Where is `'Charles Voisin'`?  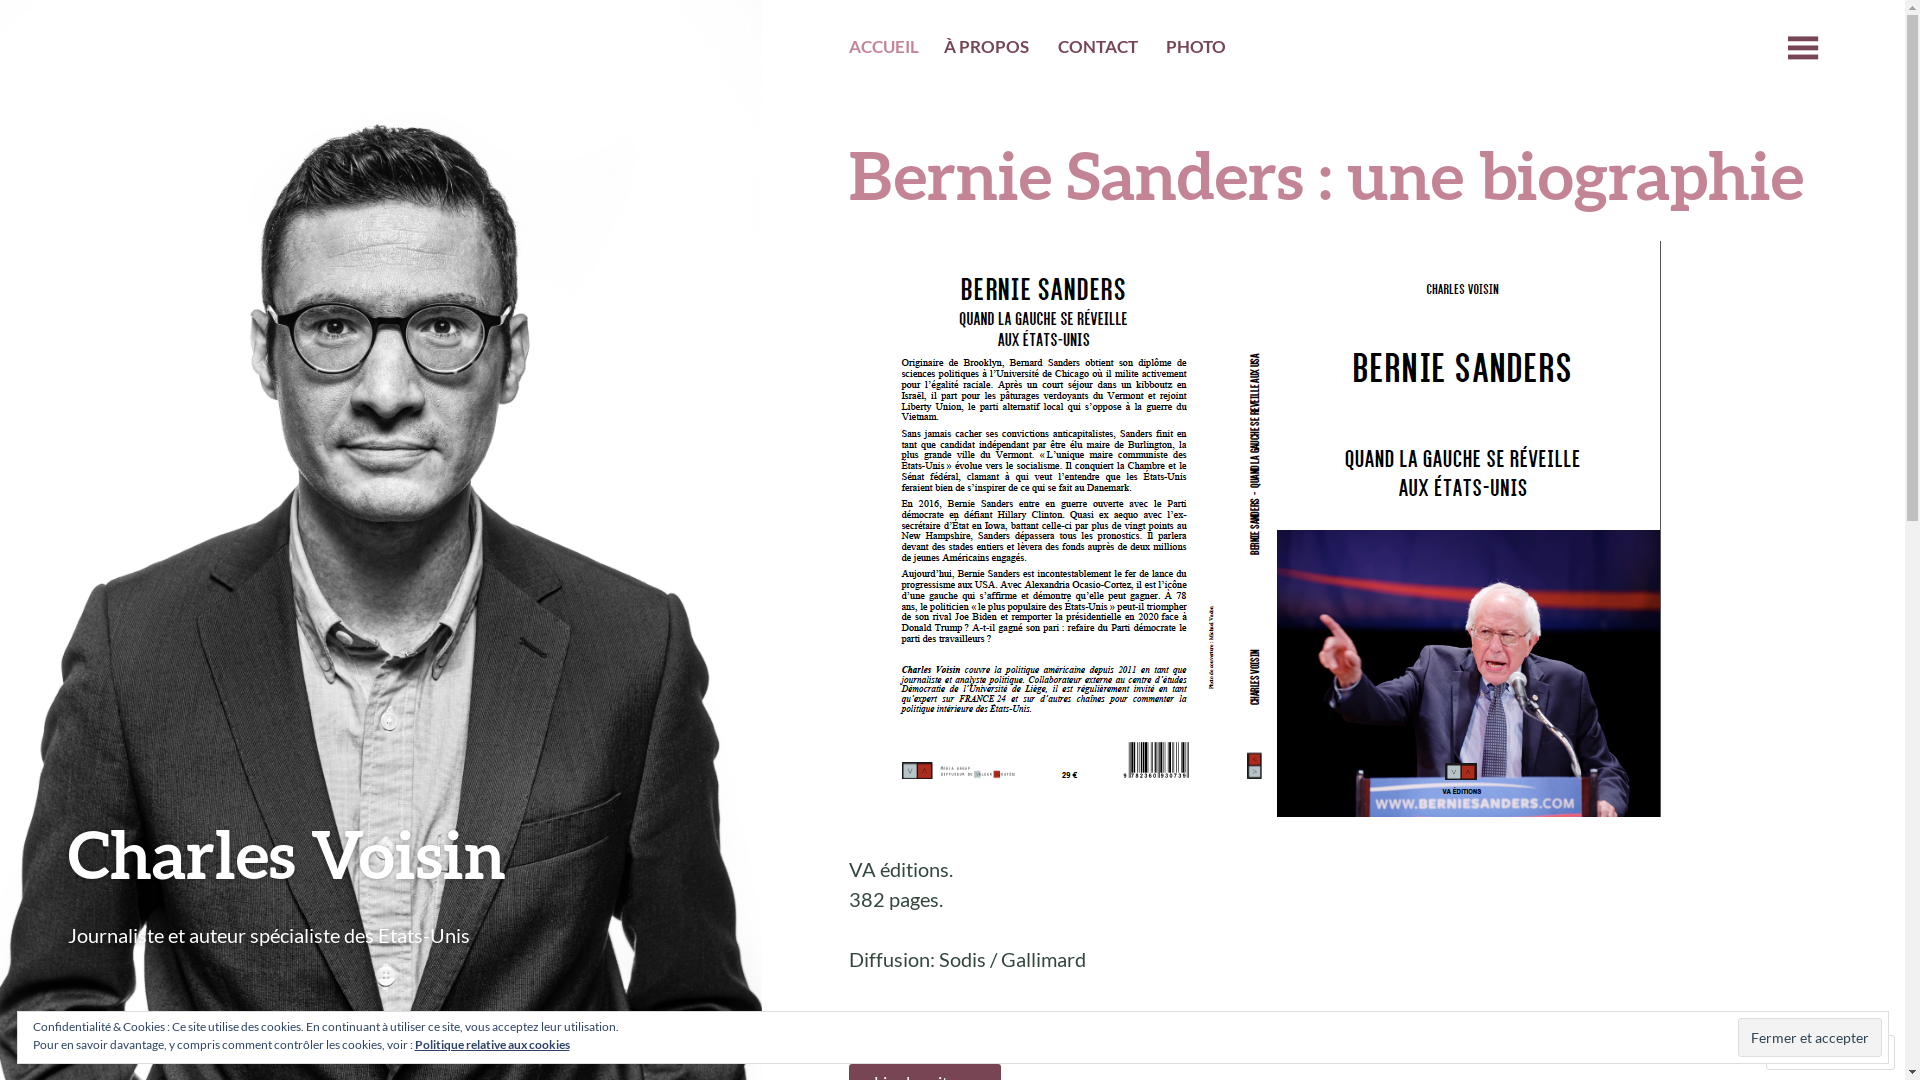
'Charles Voisin' is located at coordinates (286, 853).